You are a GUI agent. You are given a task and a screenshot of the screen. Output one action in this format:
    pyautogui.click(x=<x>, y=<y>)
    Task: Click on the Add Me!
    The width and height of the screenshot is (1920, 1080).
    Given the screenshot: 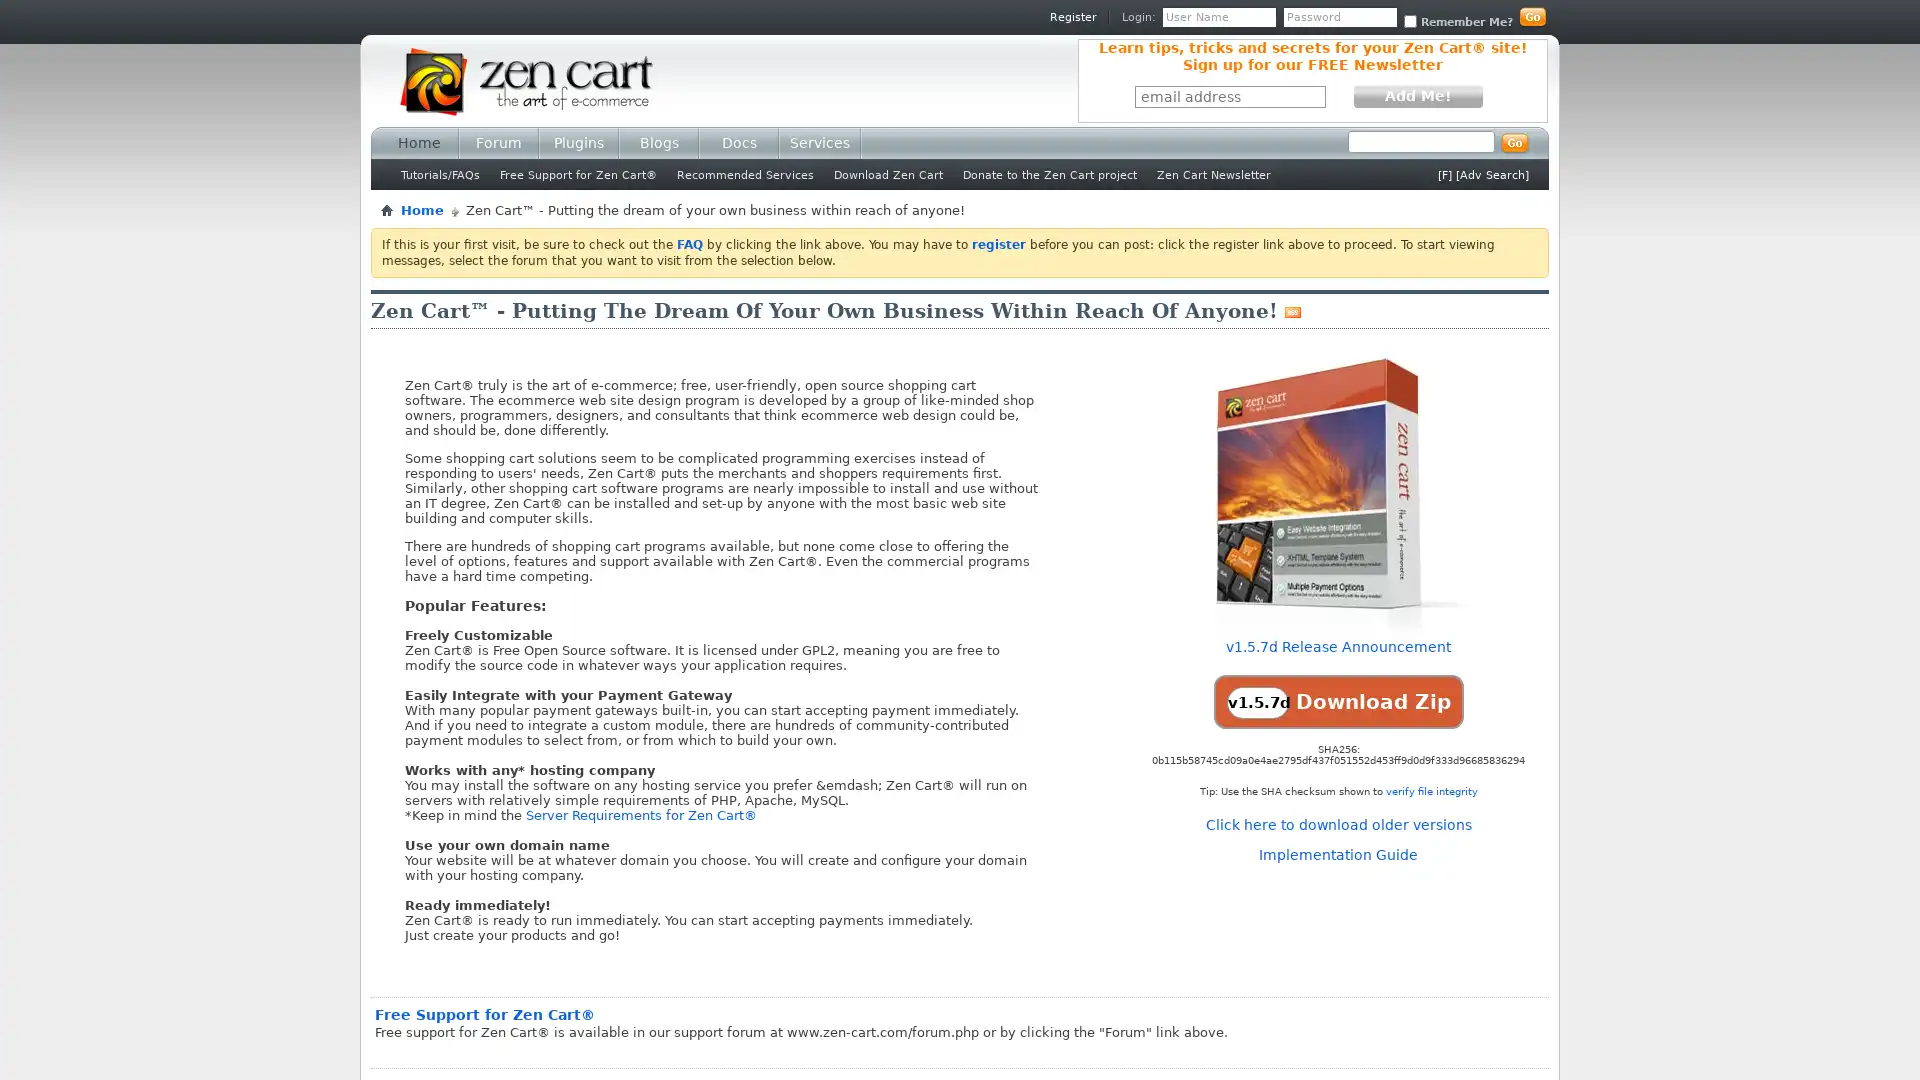 What is the action you would take?
    pyautogui.click(x=1416, y=96)
    